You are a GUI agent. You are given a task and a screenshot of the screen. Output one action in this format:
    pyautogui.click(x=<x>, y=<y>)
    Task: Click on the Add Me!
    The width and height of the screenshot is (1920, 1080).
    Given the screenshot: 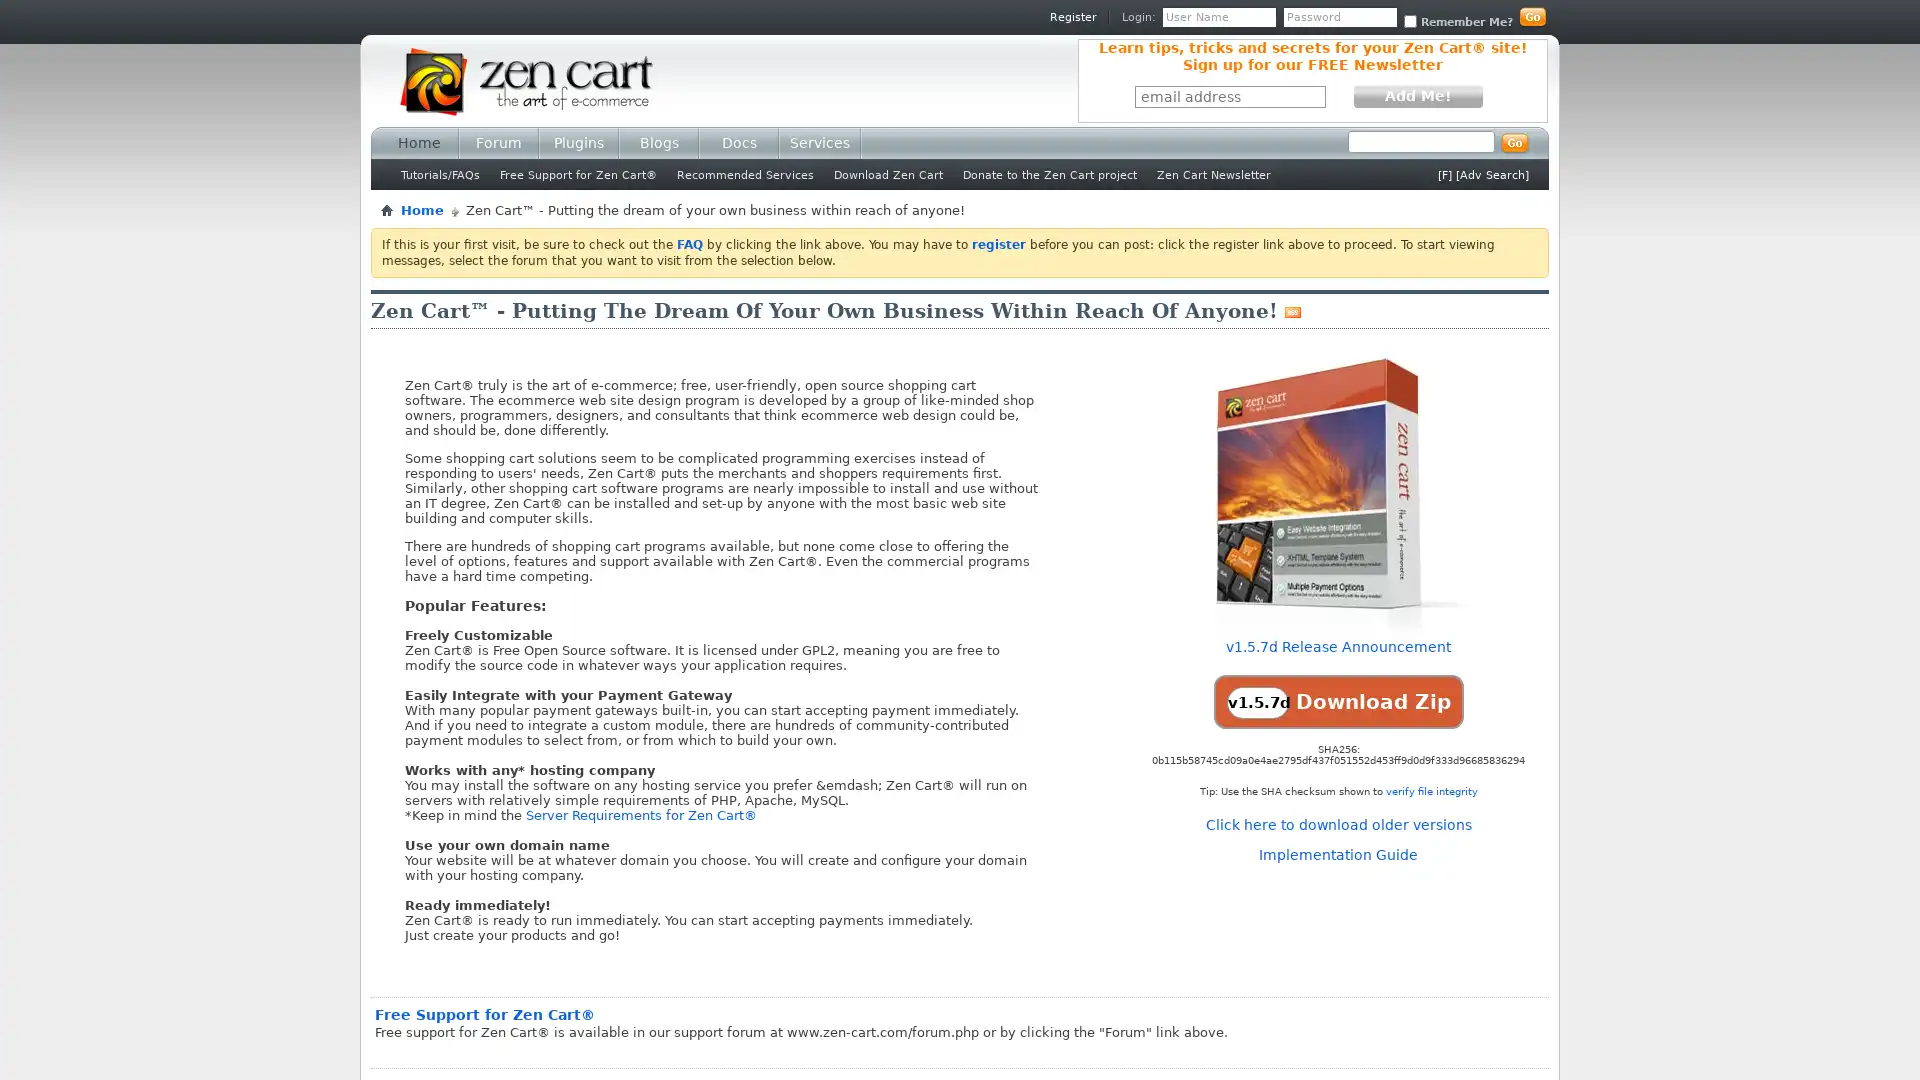 What is the action you would take?
    pyautogui.click(x=1416, y=96)
    